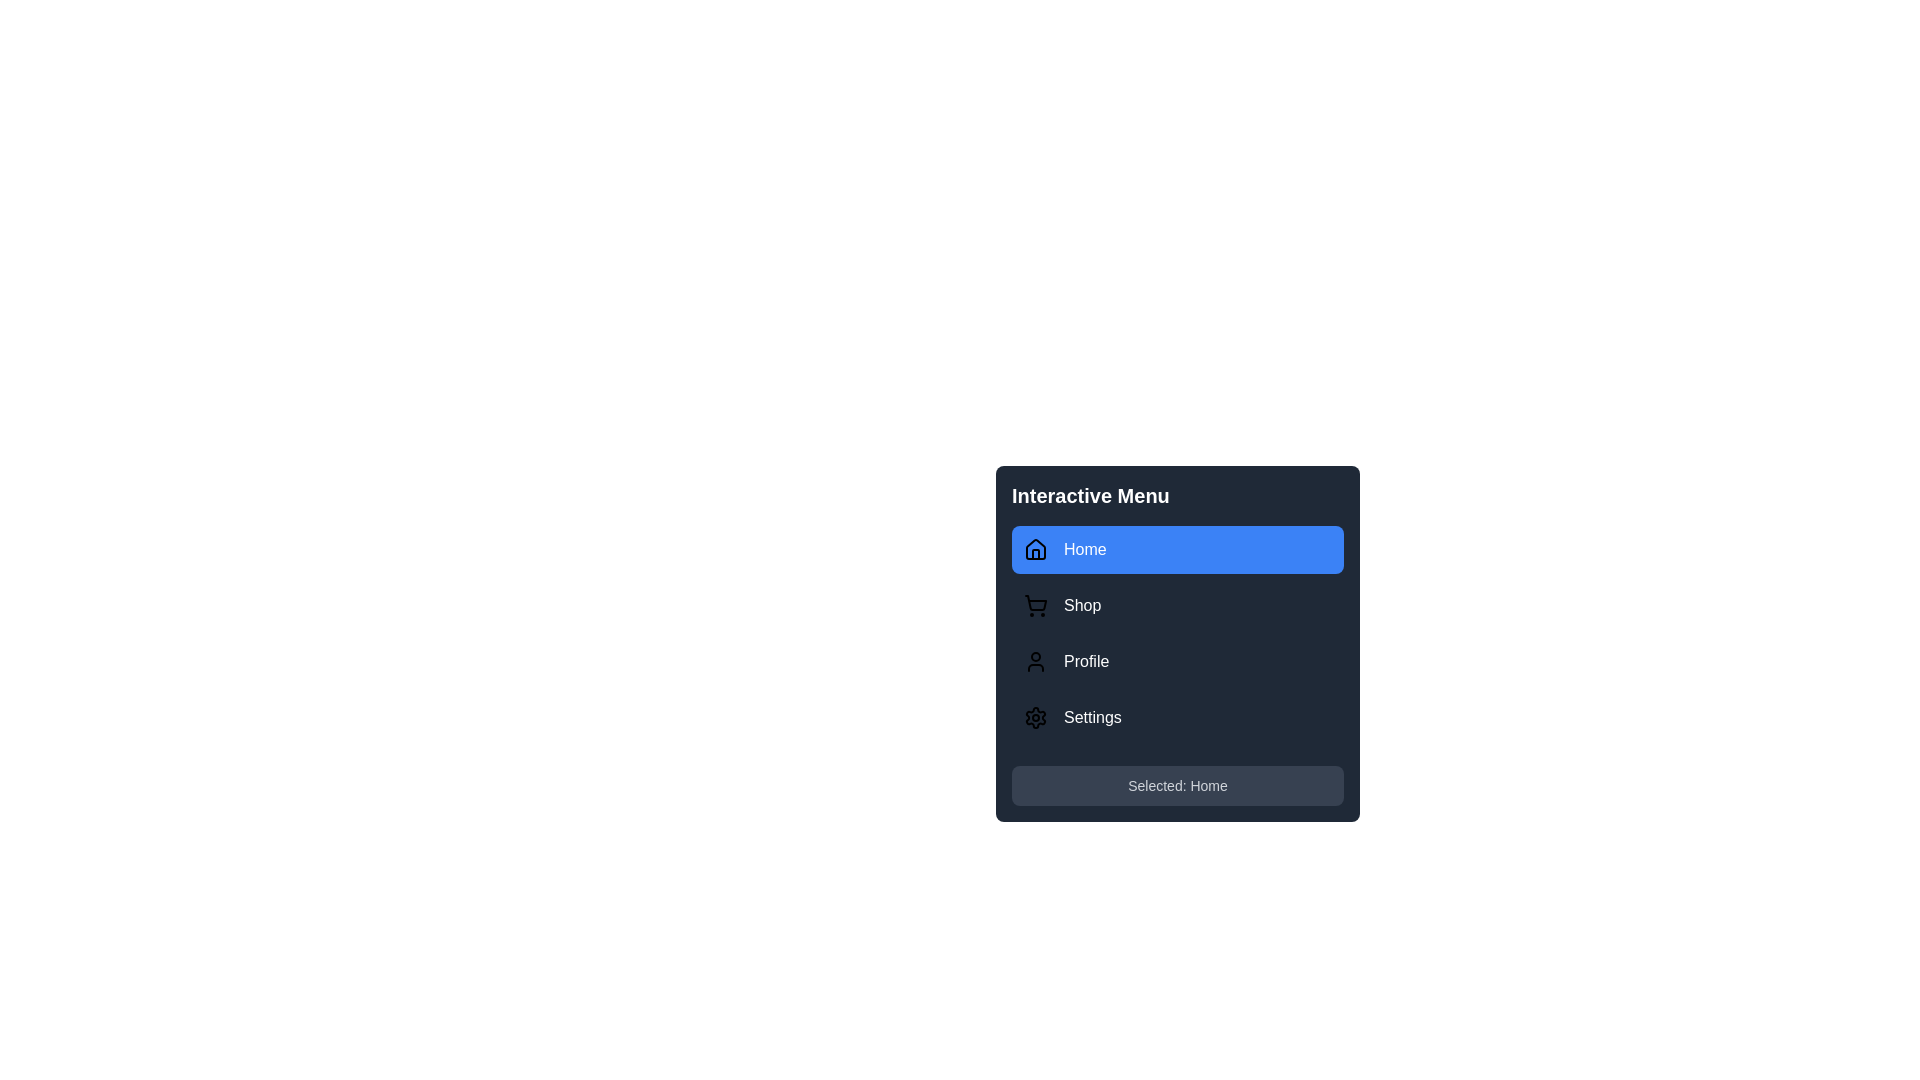 The image size is (1920, 1080). I want to click on the 'Profile' menu option in the vertical navigation menu, so click(1177, 633).